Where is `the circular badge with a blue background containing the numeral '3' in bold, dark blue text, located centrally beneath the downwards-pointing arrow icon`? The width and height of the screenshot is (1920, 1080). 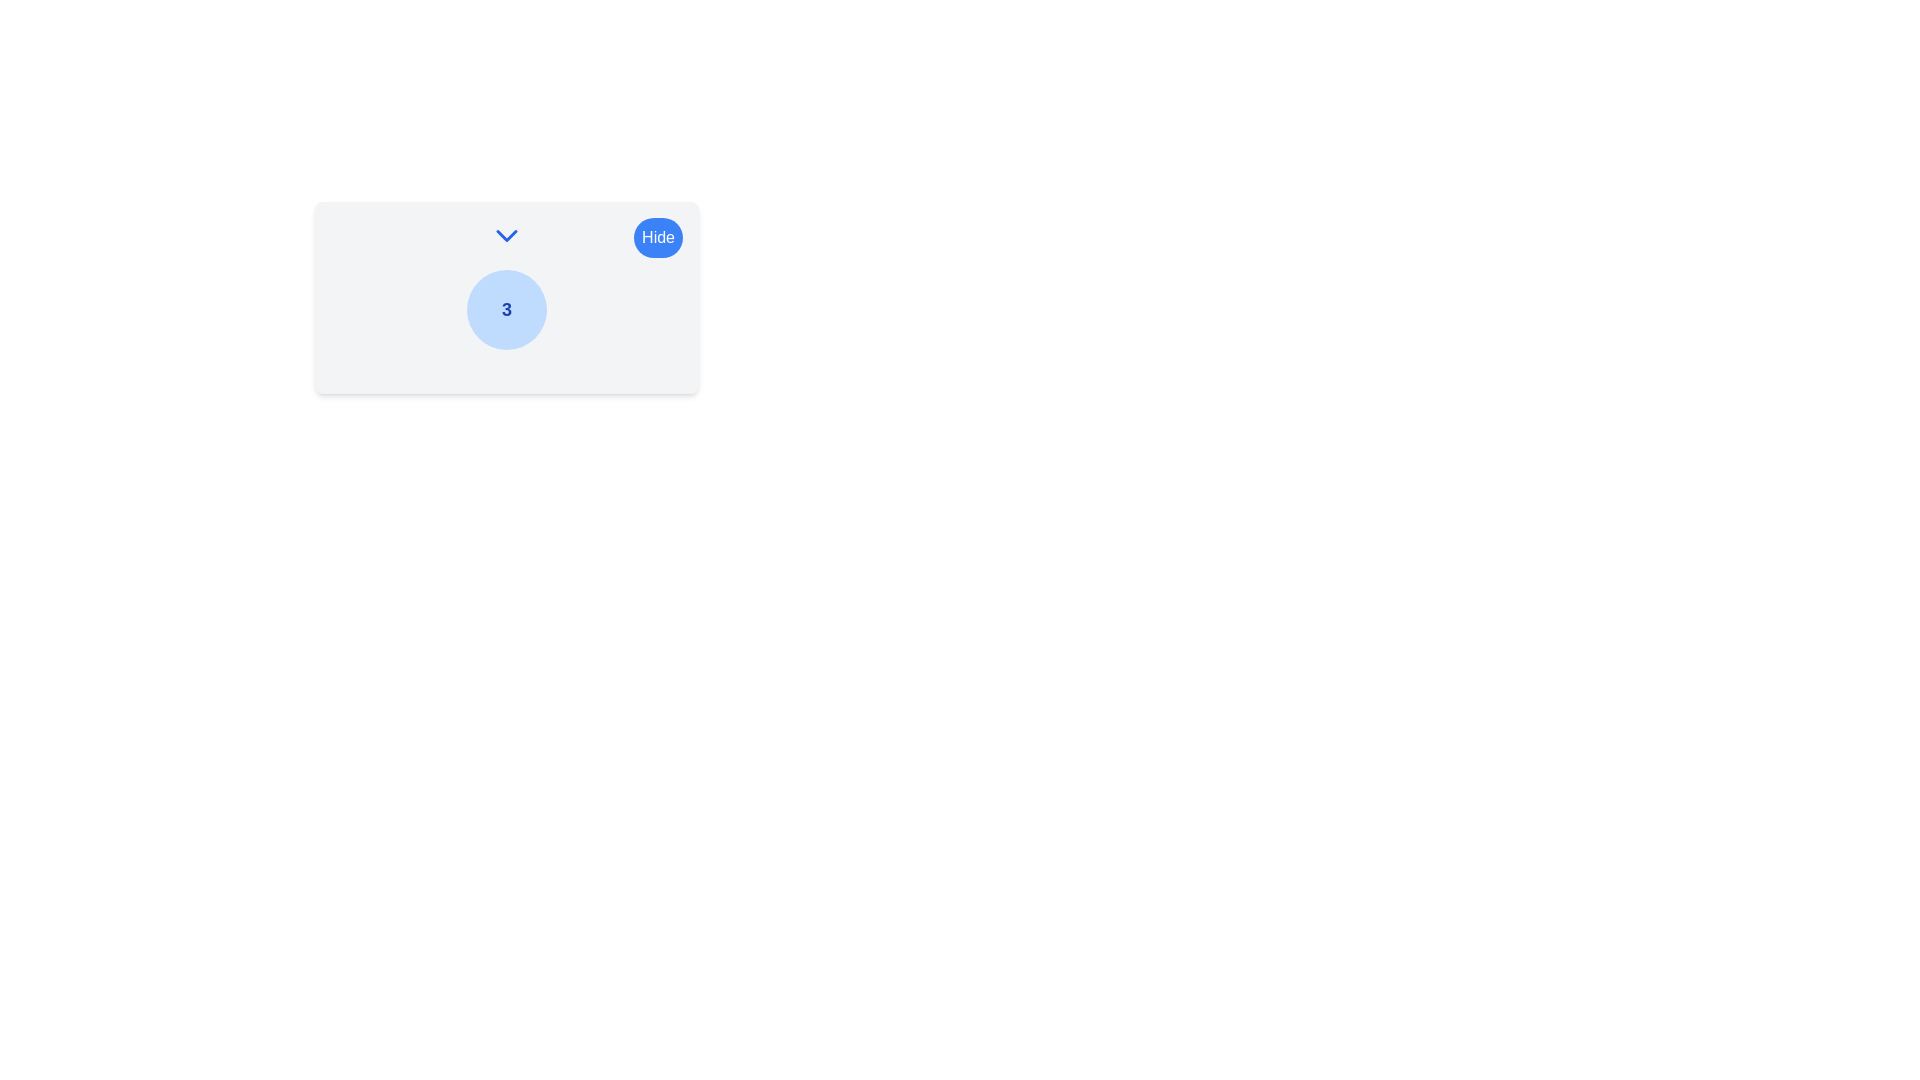
the circular badge with a blue background containing the numeral '3' in bold, dark blue text, located centrally beneath the downwards-pointing arrow icon is located at coordinates (507, 309).